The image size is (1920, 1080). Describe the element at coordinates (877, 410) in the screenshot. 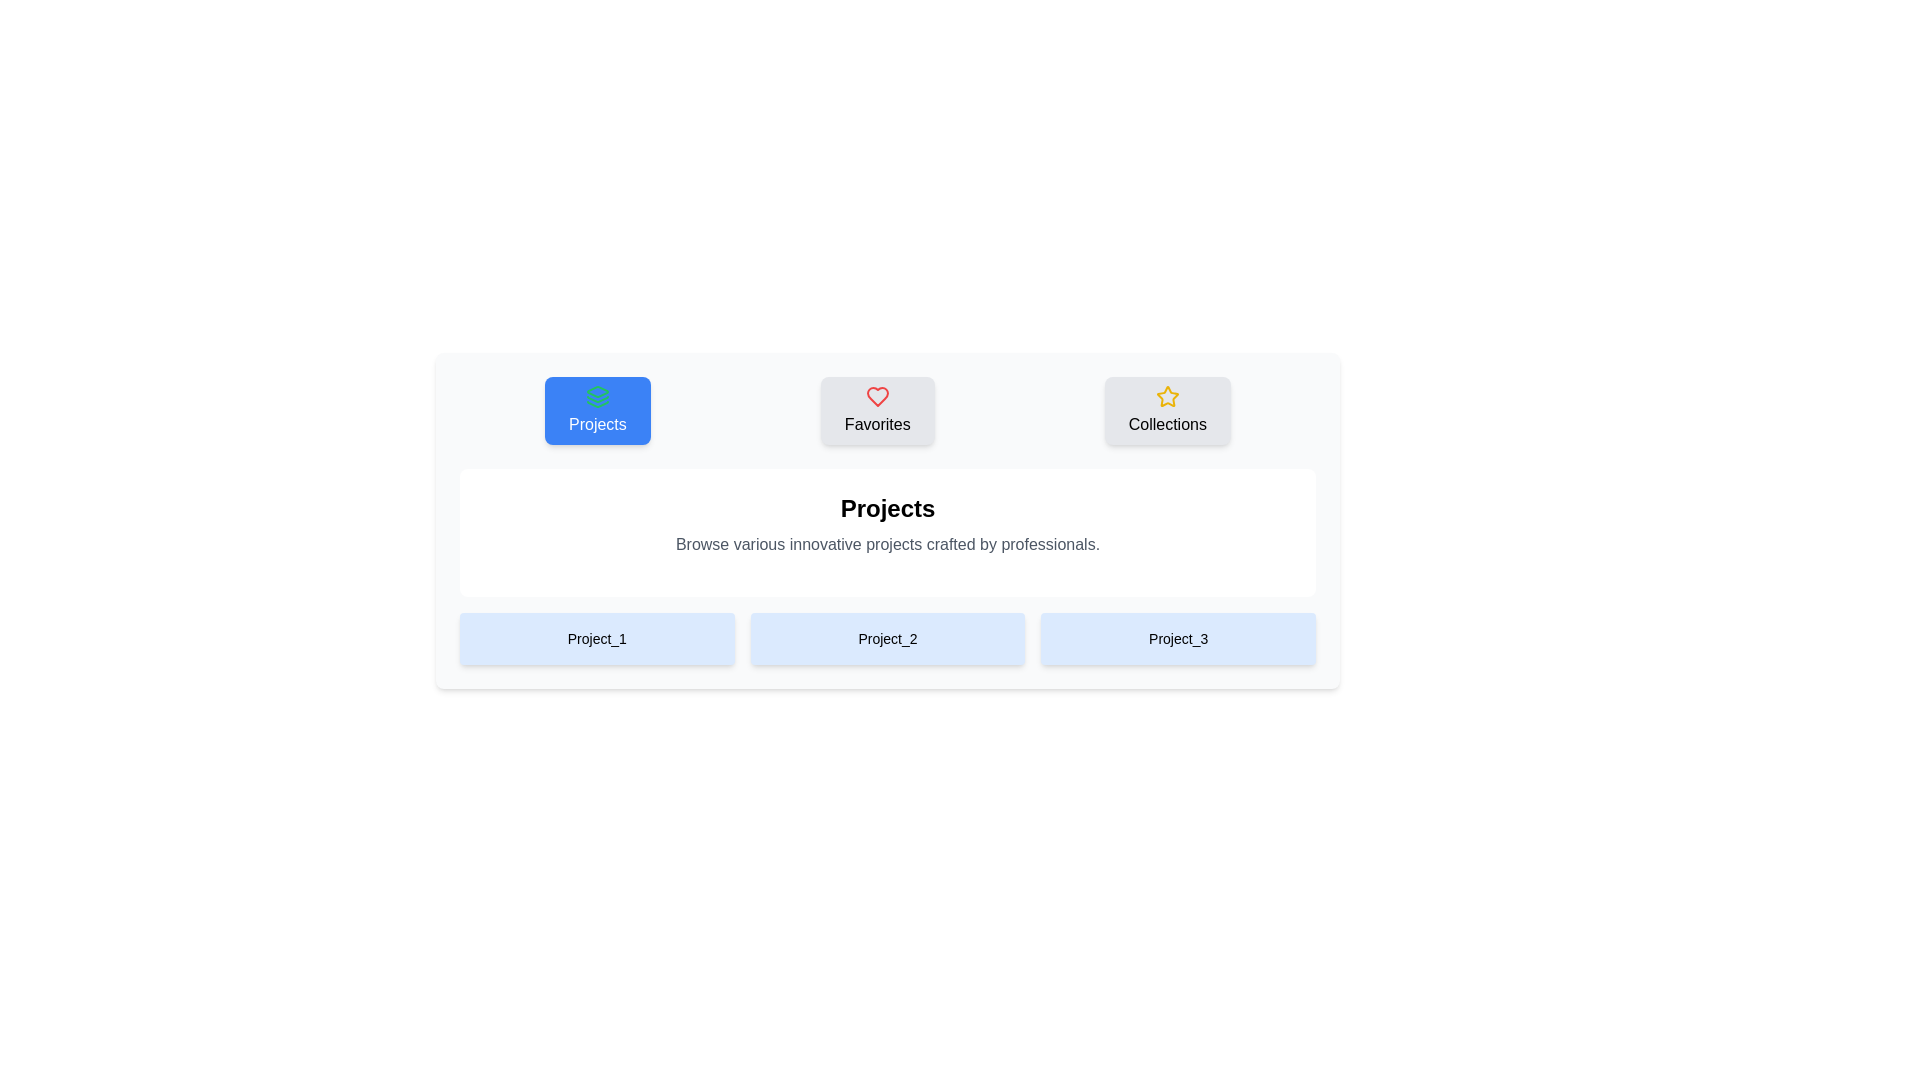

I see `the Favorites tab by clicking on it` at that location.